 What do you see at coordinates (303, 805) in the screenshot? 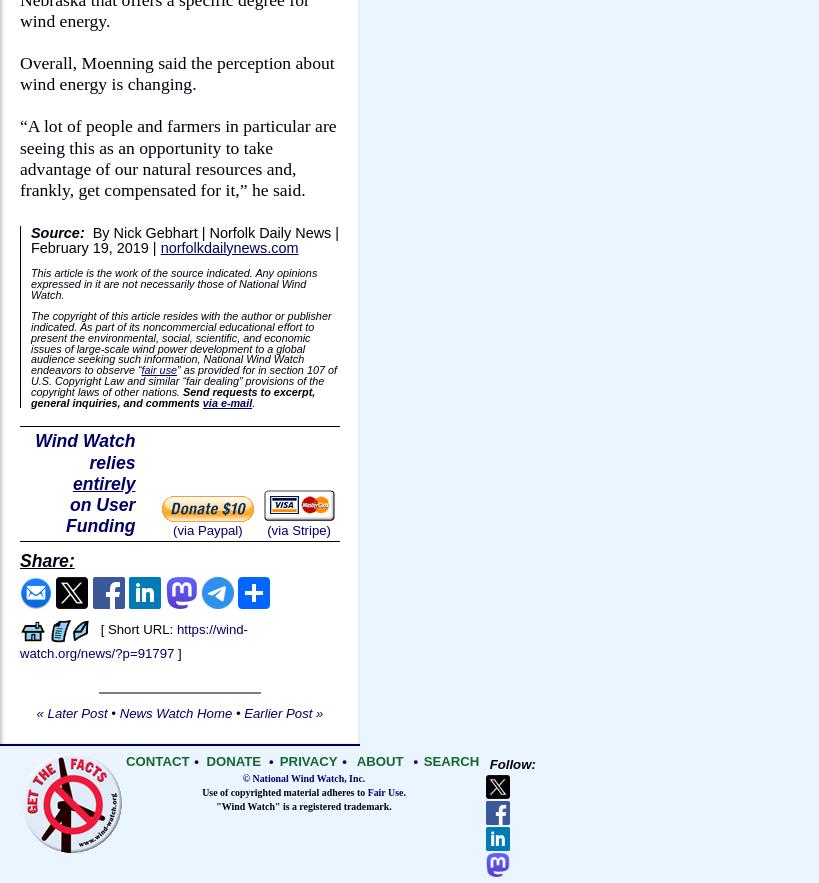
I see `'"Wind Watch" is a registered trademark.'` at bounding box center [303, 805].